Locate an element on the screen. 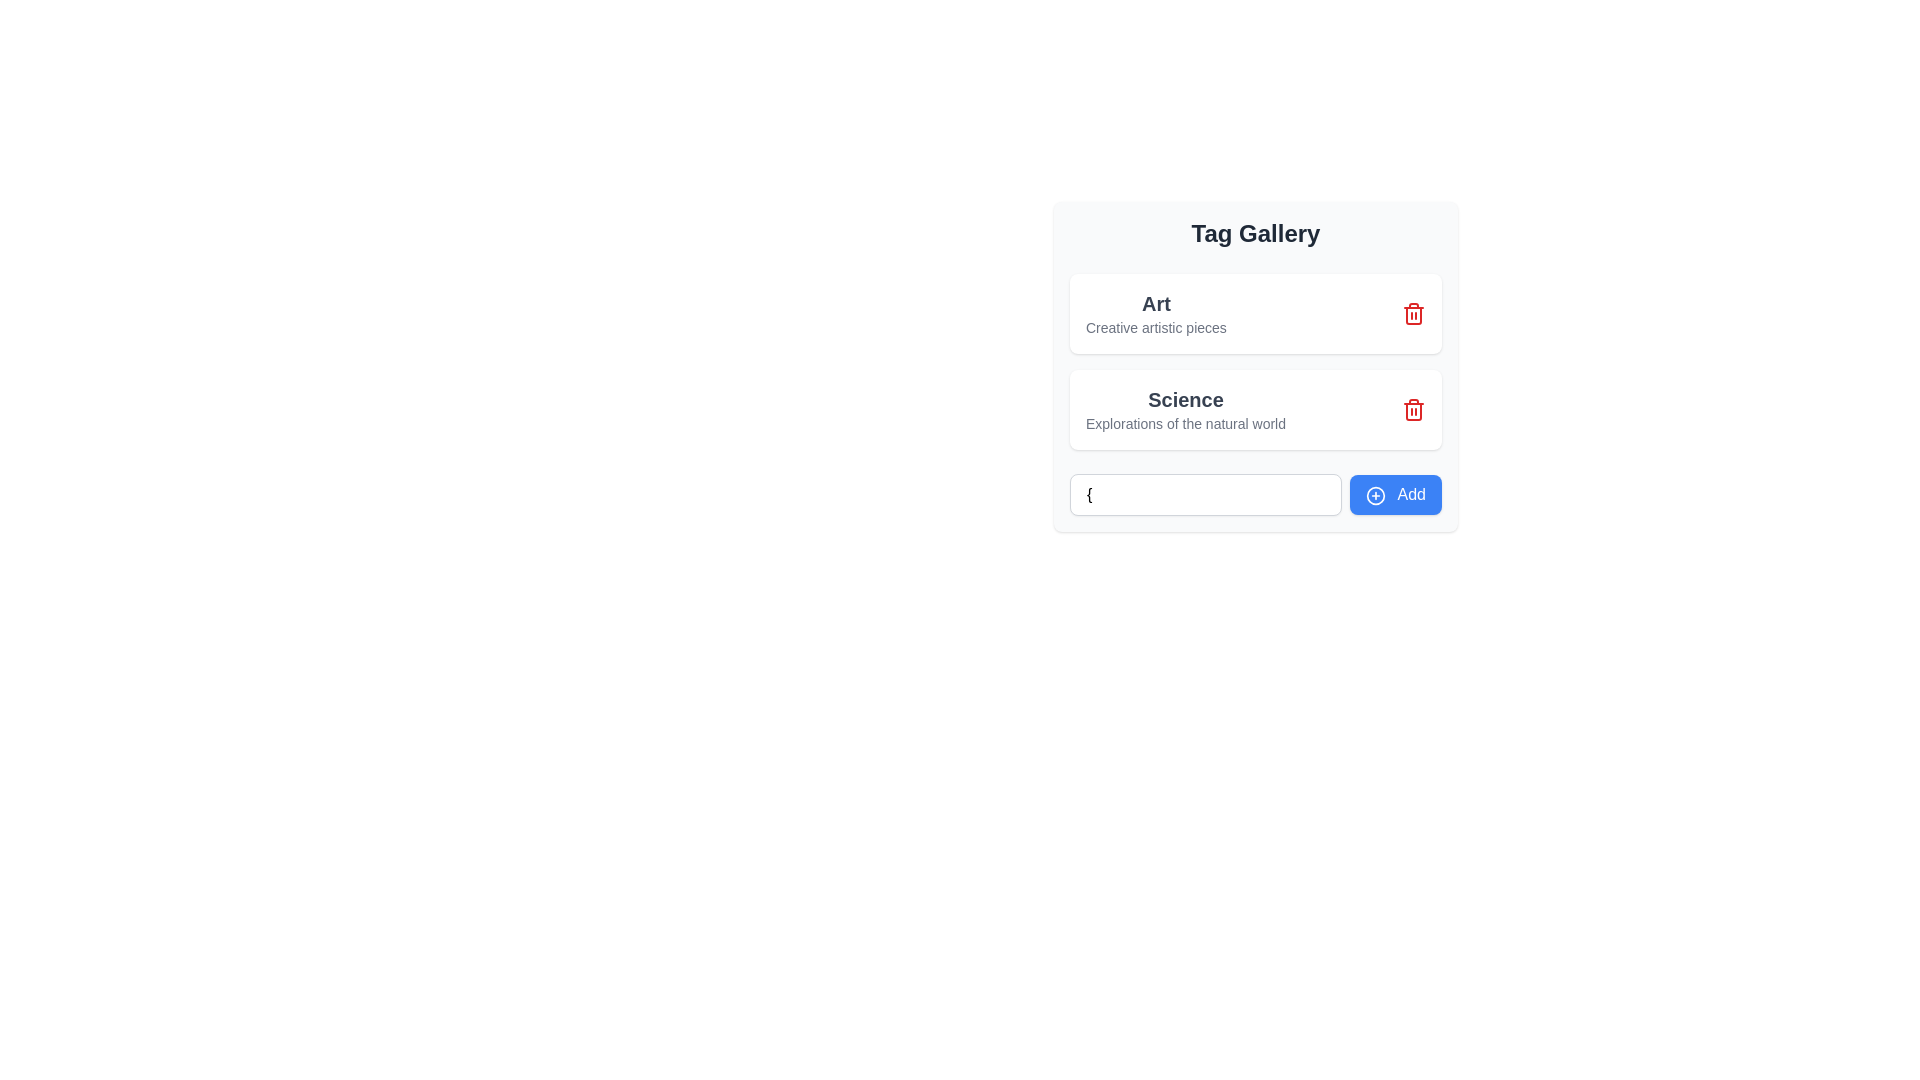 The height and width of the screenshot is (1080, 1920). the text-label component displaying 'Art' with the description 'Creative artistic pieces', which is the first element in the 'Tag Gallery' list is located at coordinates (1156, 313).